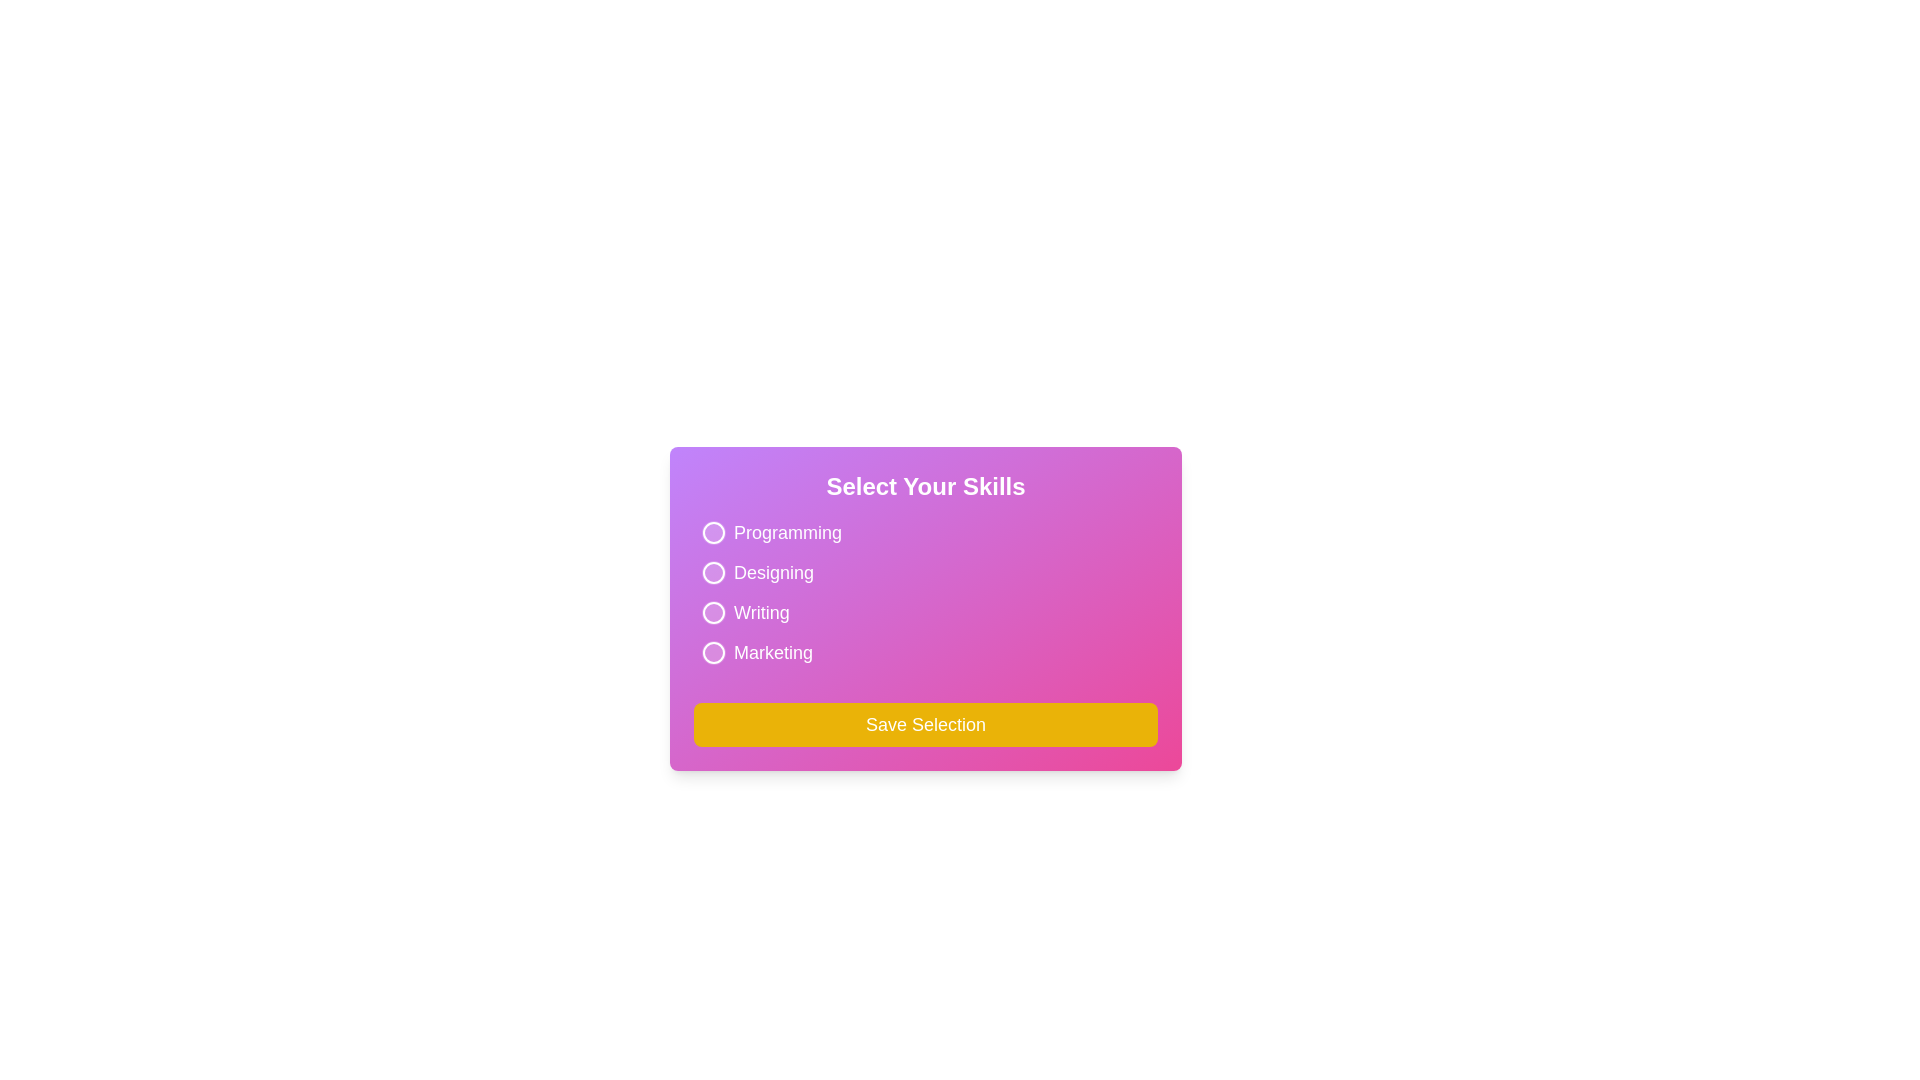 Image resolution: width=1920 pixels, height=1080 pixels. I want to click on the skill Marketing, so click(714, 652).